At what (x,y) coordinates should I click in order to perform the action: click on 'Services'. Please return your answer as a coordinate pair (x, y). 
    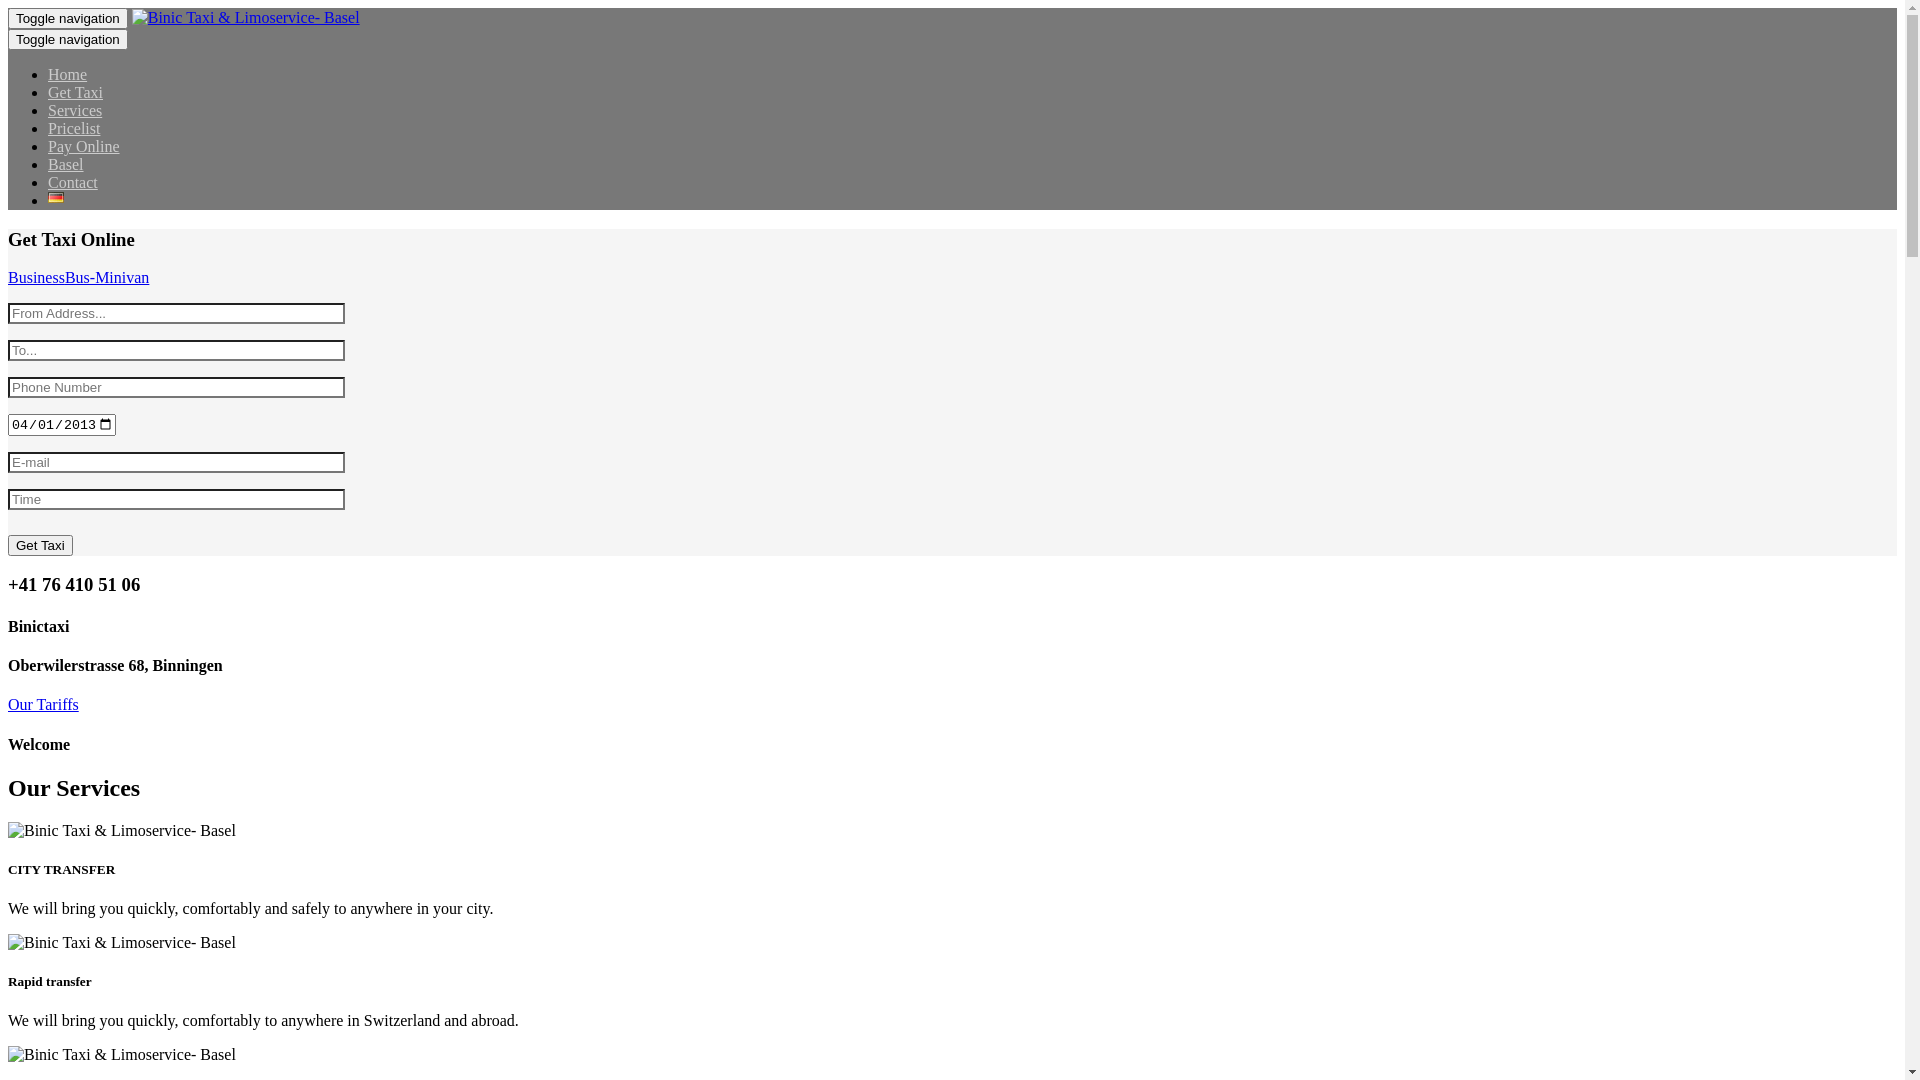
    Looking at the image, I should click on (75, 110).